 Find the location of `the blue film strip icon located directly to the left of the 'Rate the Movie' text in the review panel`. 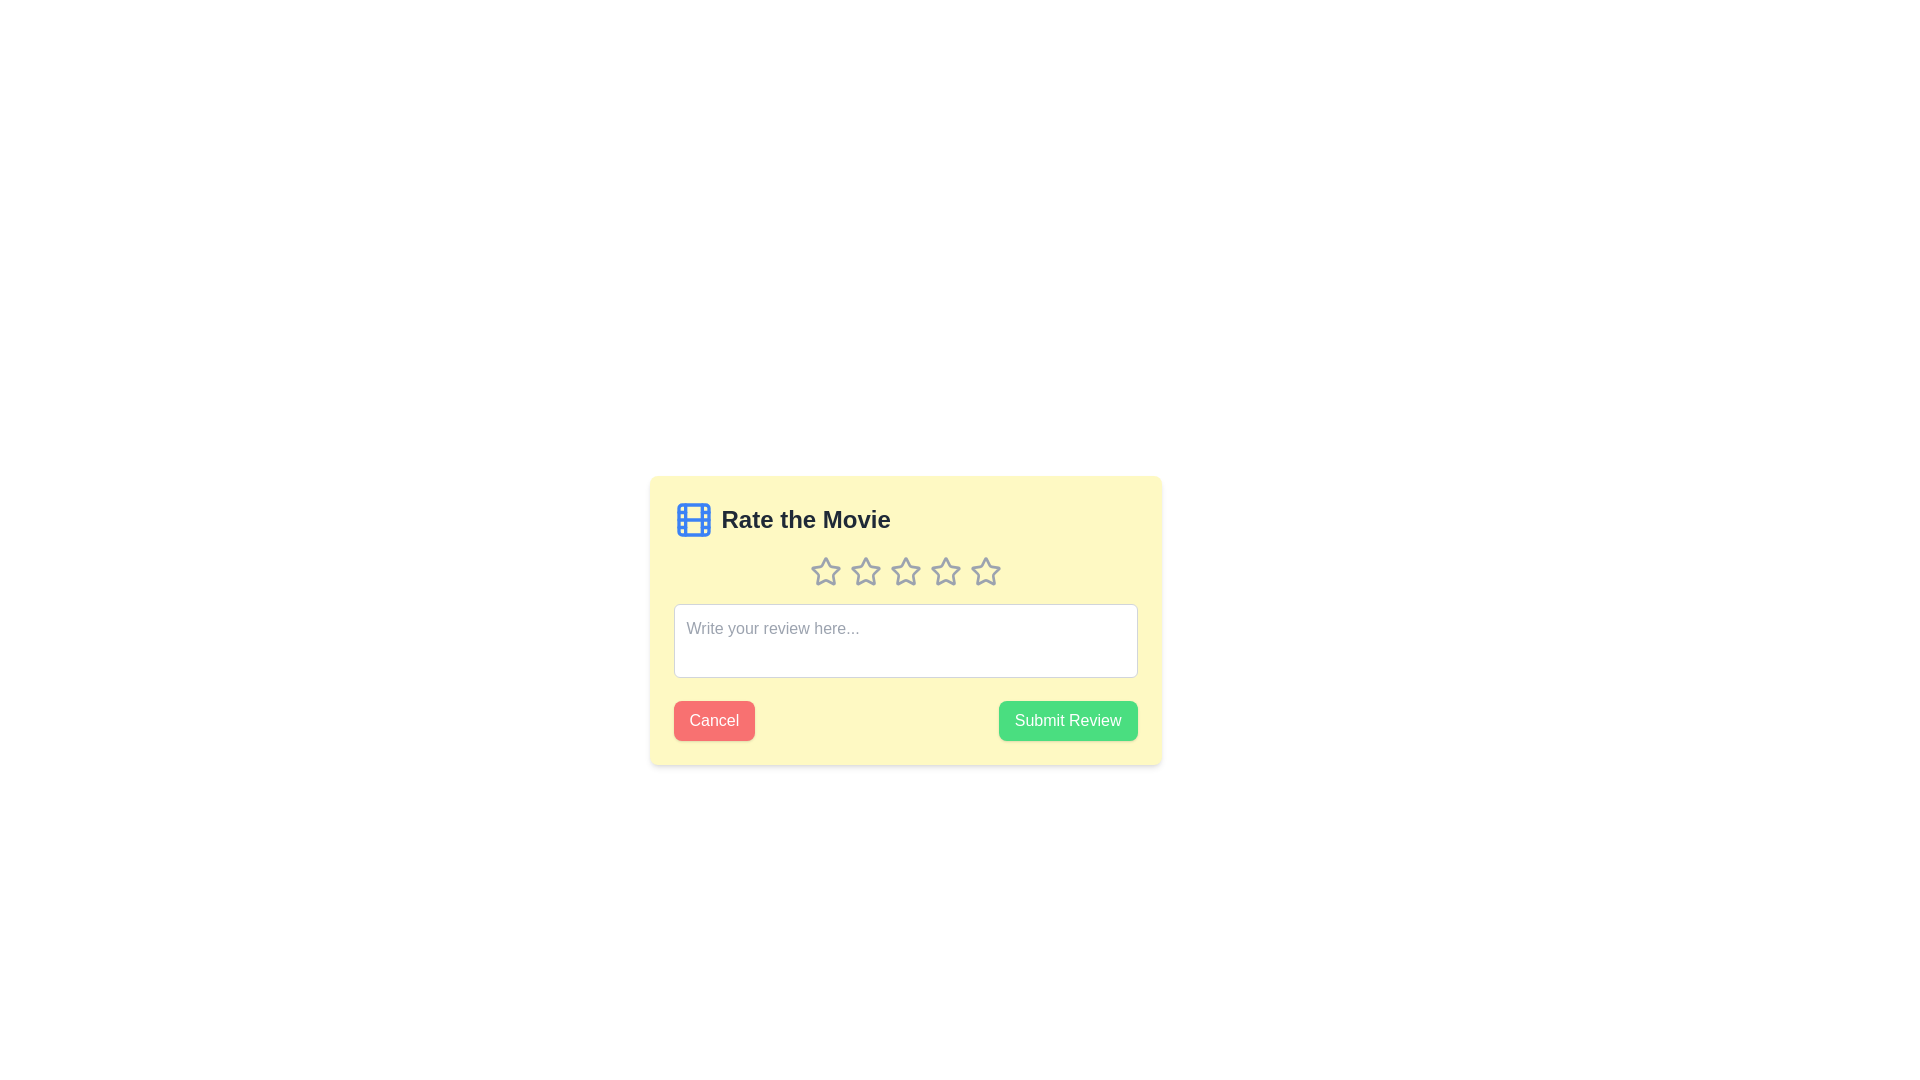

the blue film strip icon located directly to the left of the 'Rate the Movie' text in the review panel is located at coordinates (693, 519).